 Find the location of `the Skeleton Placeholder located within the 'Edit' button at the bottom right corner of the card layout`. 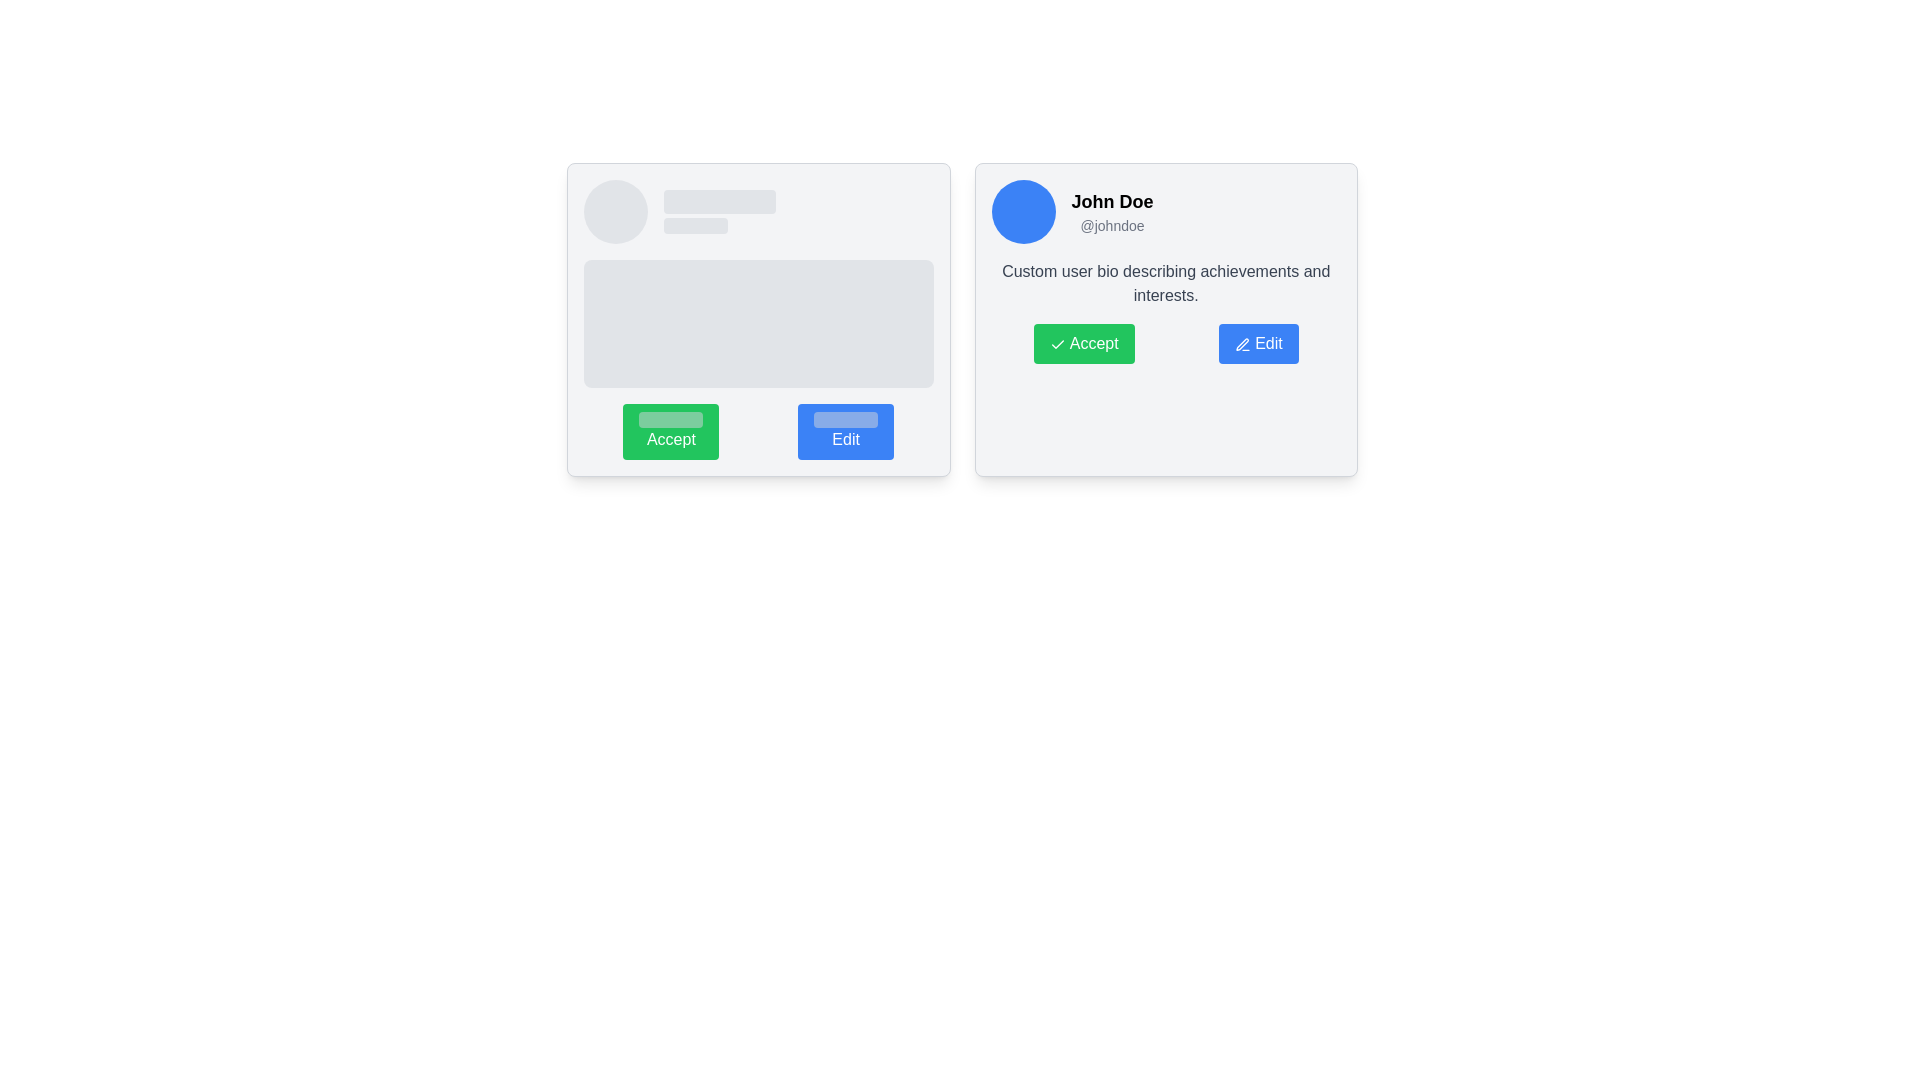

the Skeleton Placeholder located within the 'Edit' button at the bottom right corner of the card layout is located at coordinates (846, 419).